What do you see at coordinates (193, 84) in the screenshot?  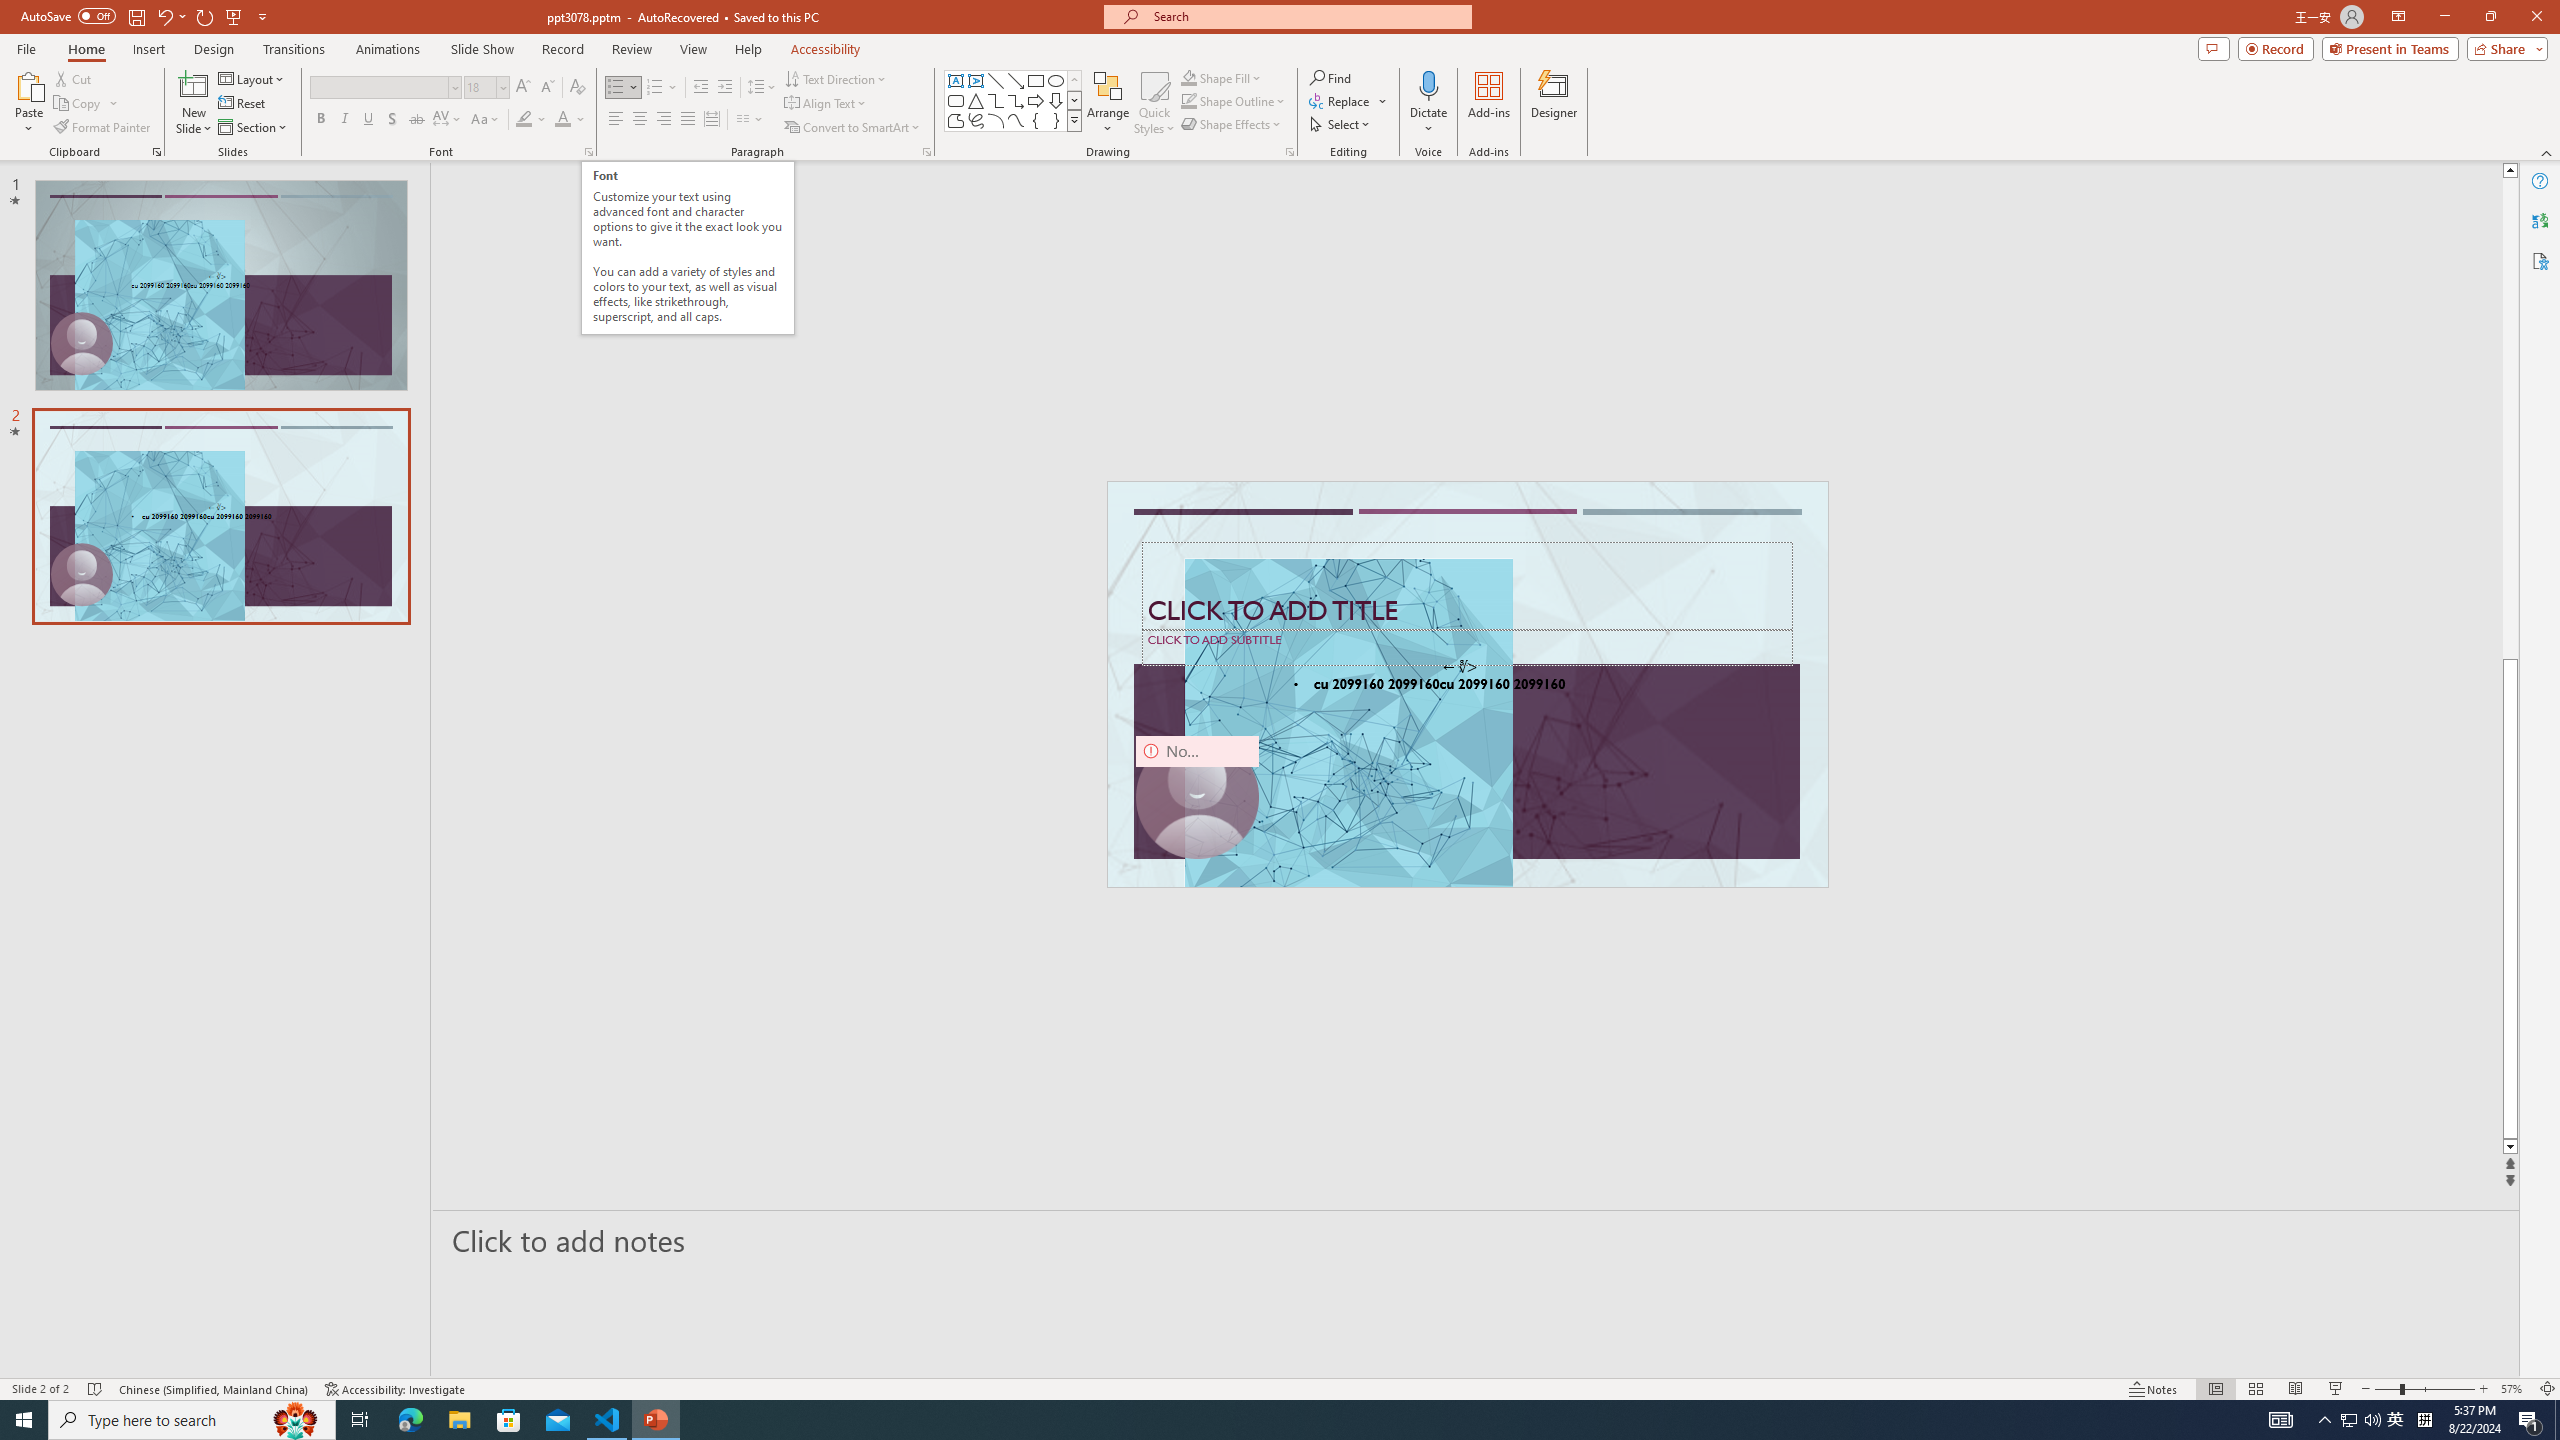 I see `'New Slide'` at bounding box center [193, 84].